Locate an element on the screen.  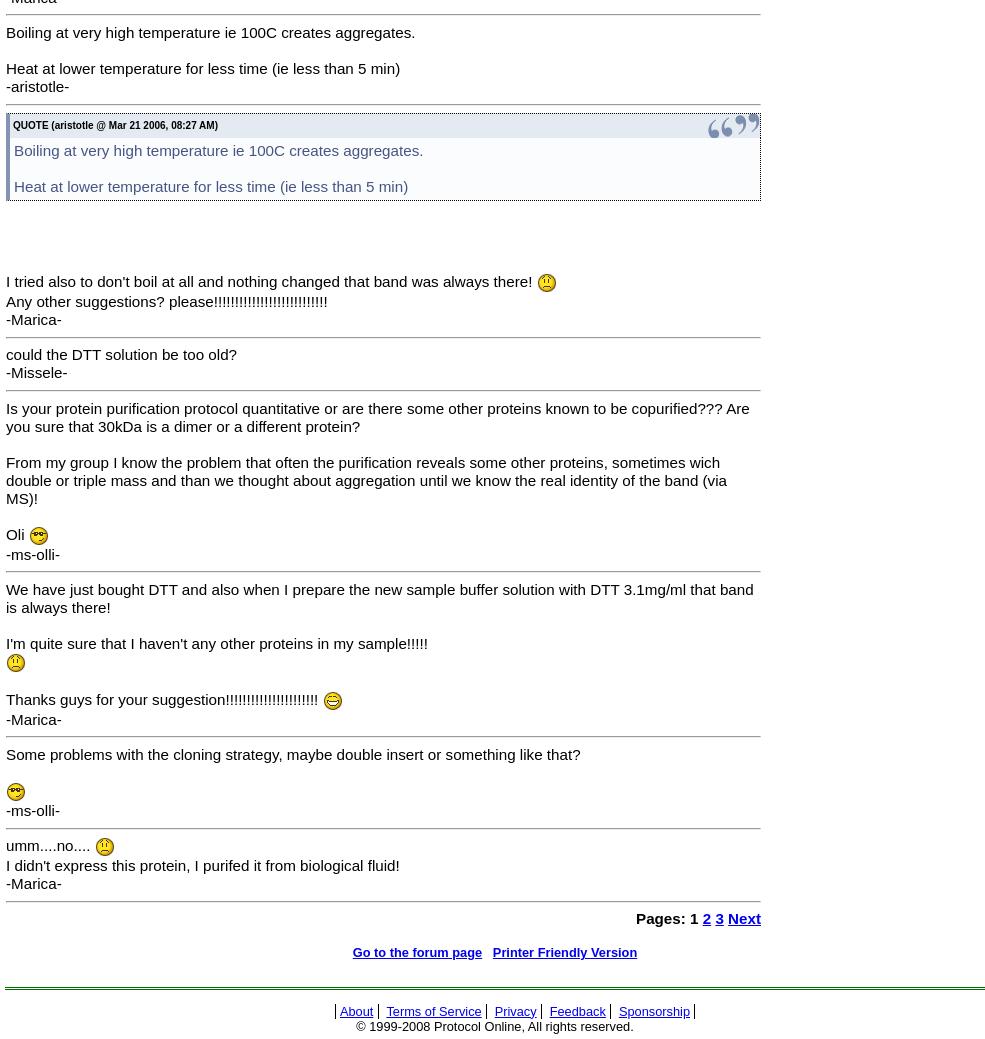
'could the DTT solution be too old?' is located at coordinates (121, 353).